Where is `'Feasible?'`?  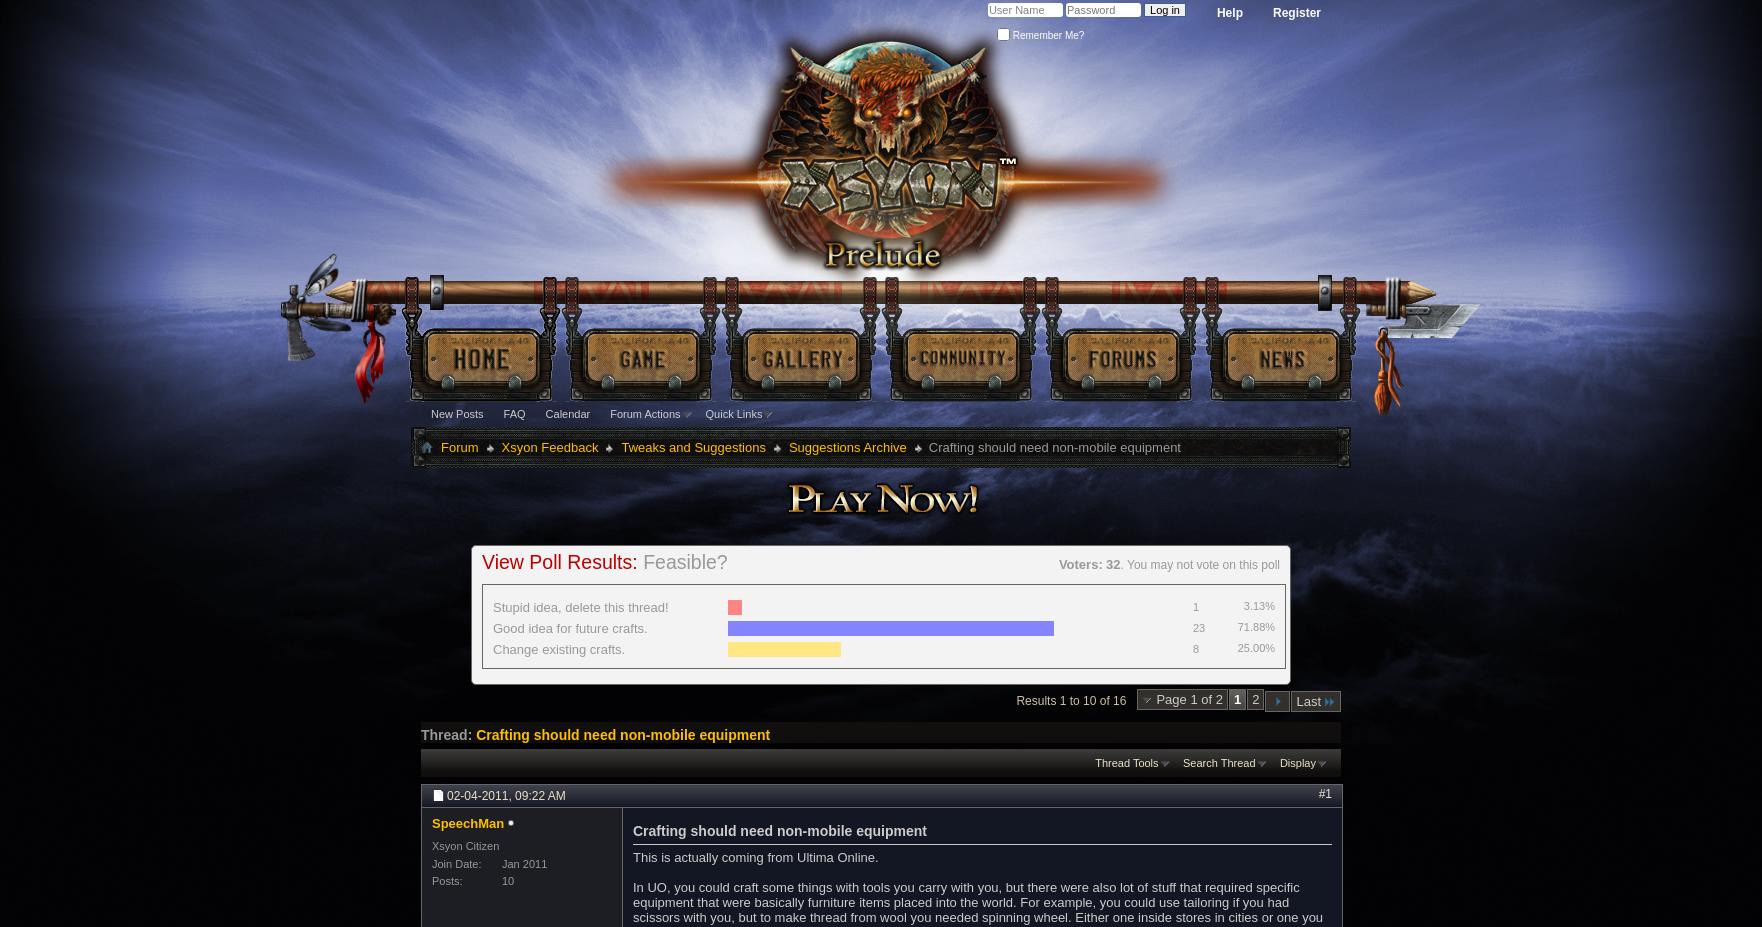 'Feasible?' is located at coordinates (684, 561).